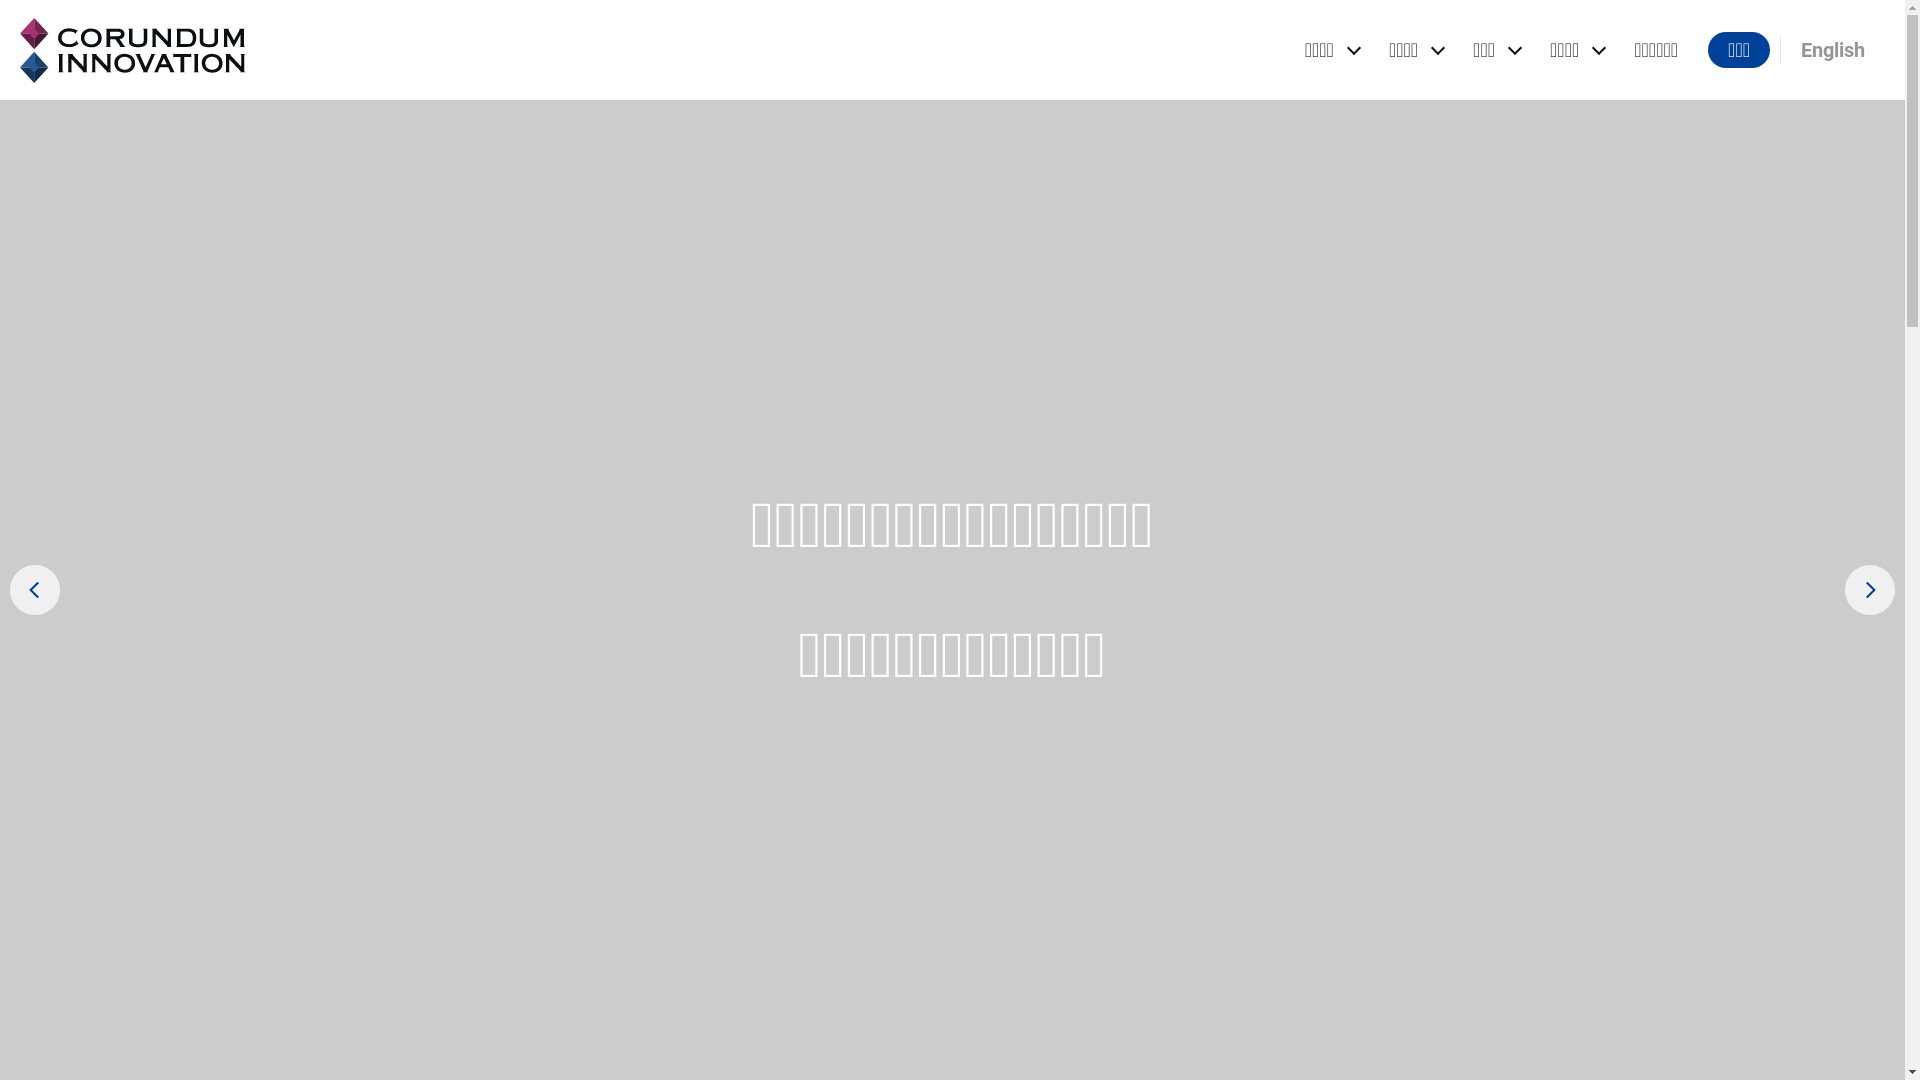  What do you see at coordinates (1833, 49) in the screenshot?
I see `'English'` at bounding box center [1833, 49].